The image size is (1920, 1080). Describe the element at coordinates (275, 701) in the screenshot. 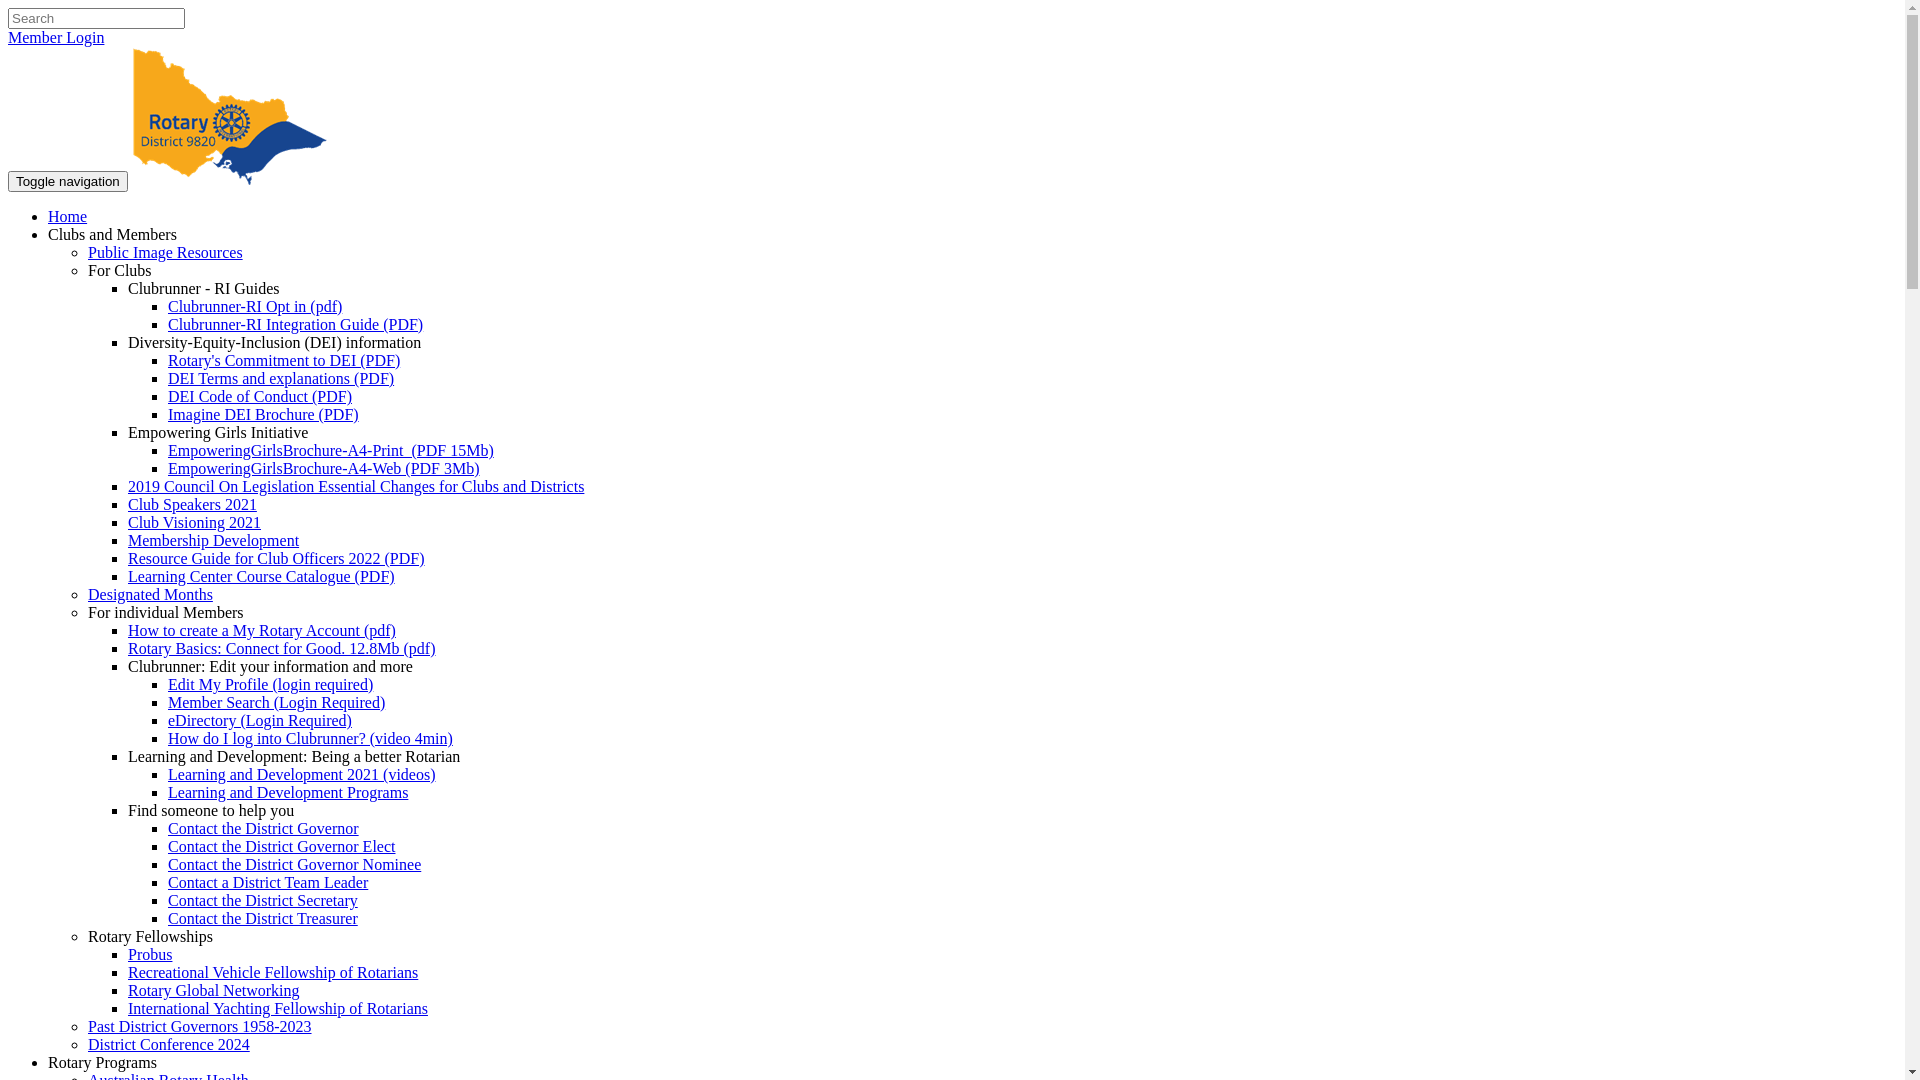

I see `'Member Search (Login Required)'` at that location.